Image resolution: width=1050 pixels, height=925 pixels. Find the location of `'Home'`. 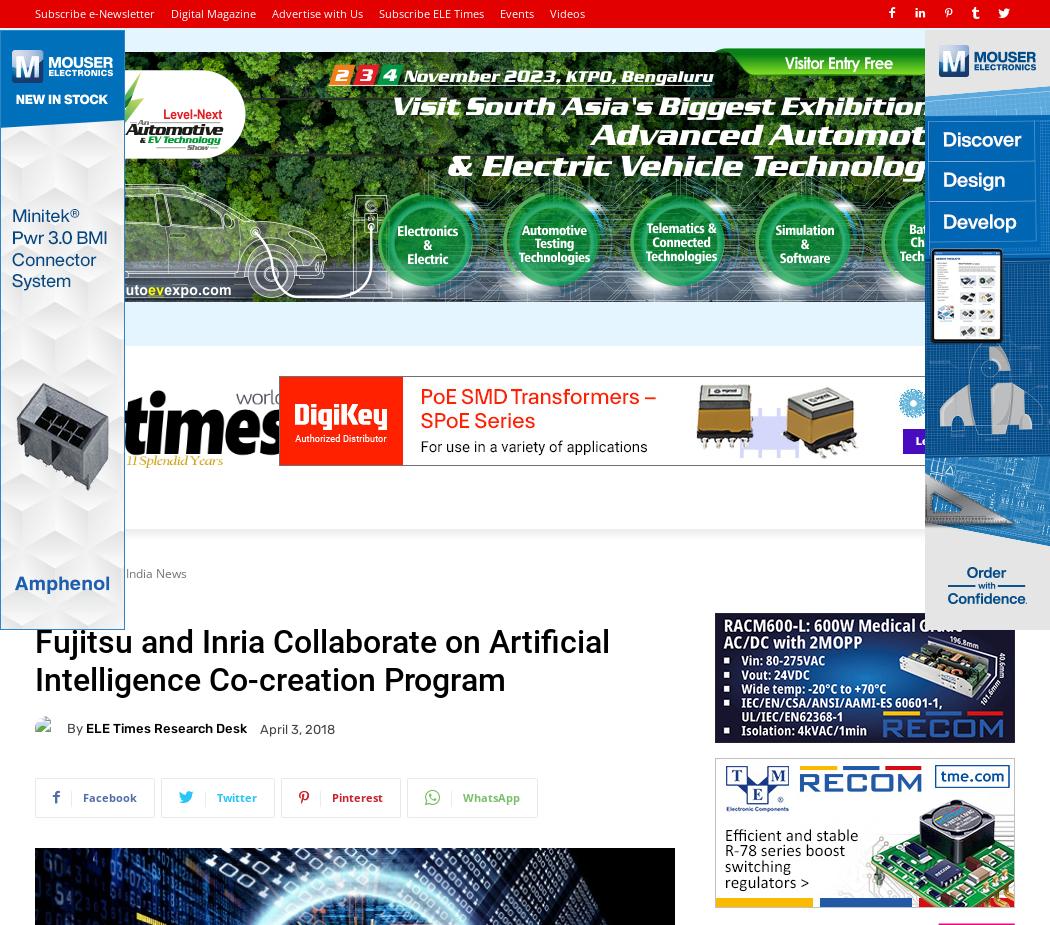

'Home' is located at coordinates (50, 573).